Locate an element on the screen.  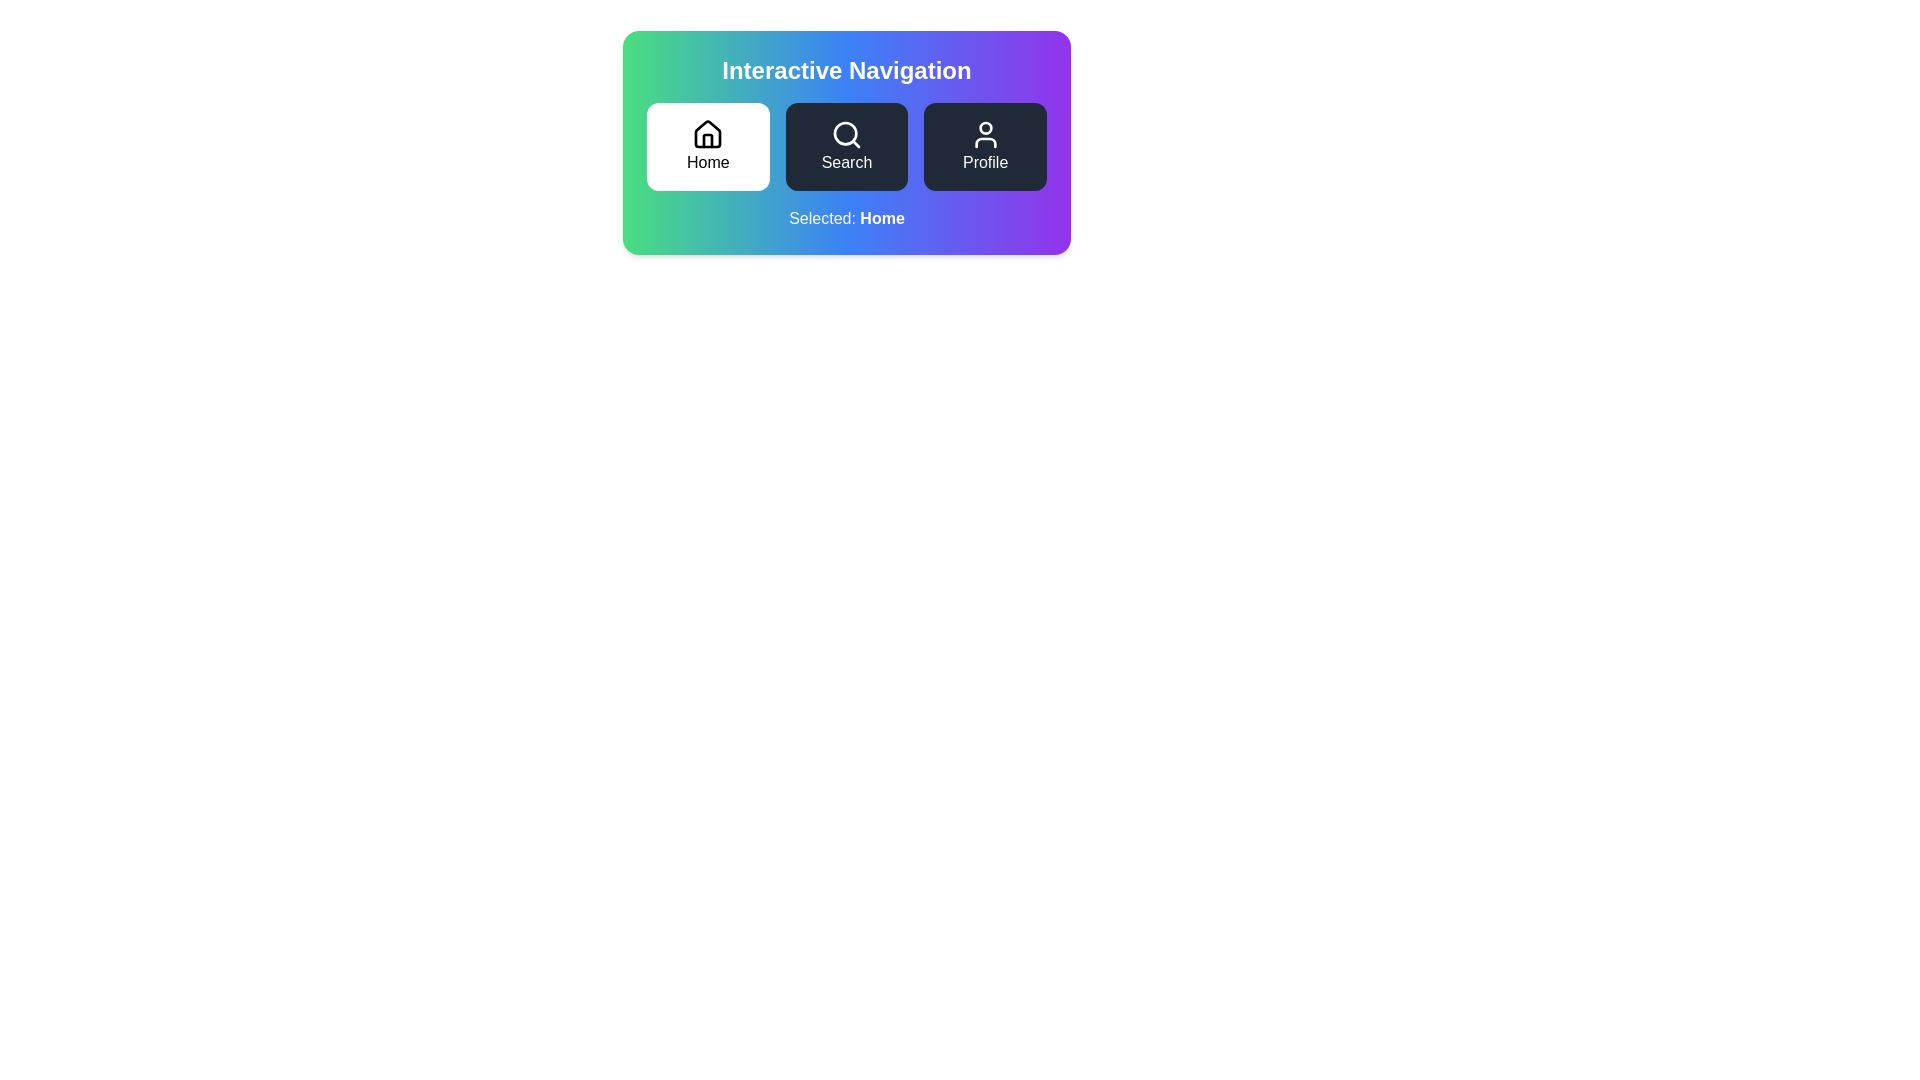
the rectangular 'Search' button with a dark gray background and a white magnifying glass icon, located in the center column of the navigation bar is located at coordinates (846, 145).